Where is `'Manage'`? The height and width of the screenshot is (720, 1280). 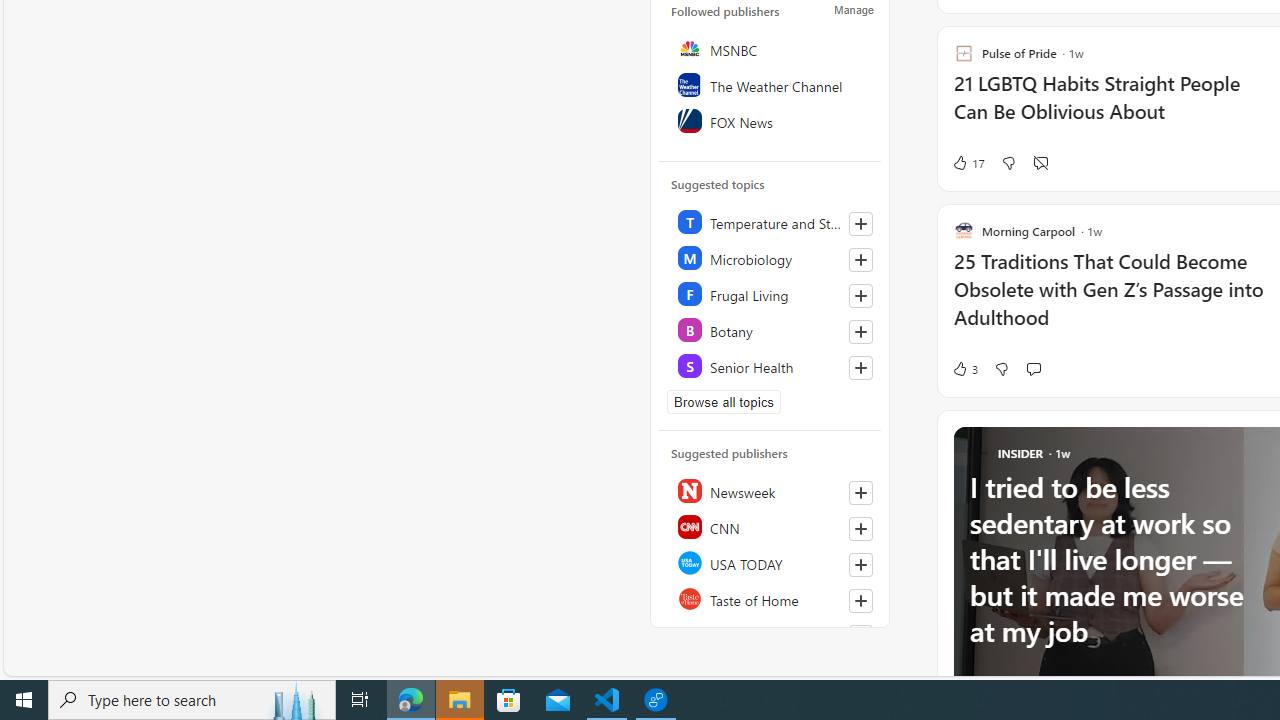 'Manage' is located at coordinates (854, 10).